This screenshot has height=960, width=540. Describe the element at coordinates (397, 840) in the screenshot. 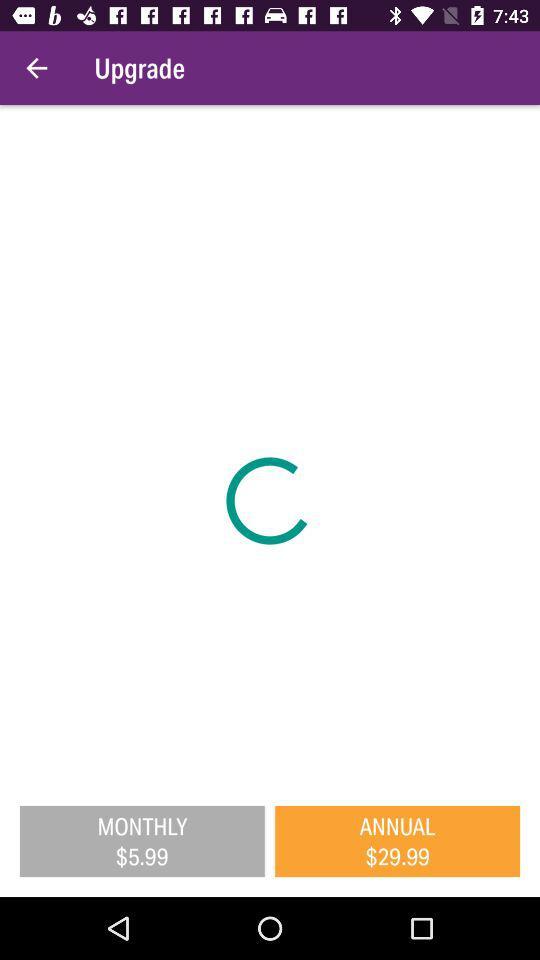

I see `the annual` at that location.